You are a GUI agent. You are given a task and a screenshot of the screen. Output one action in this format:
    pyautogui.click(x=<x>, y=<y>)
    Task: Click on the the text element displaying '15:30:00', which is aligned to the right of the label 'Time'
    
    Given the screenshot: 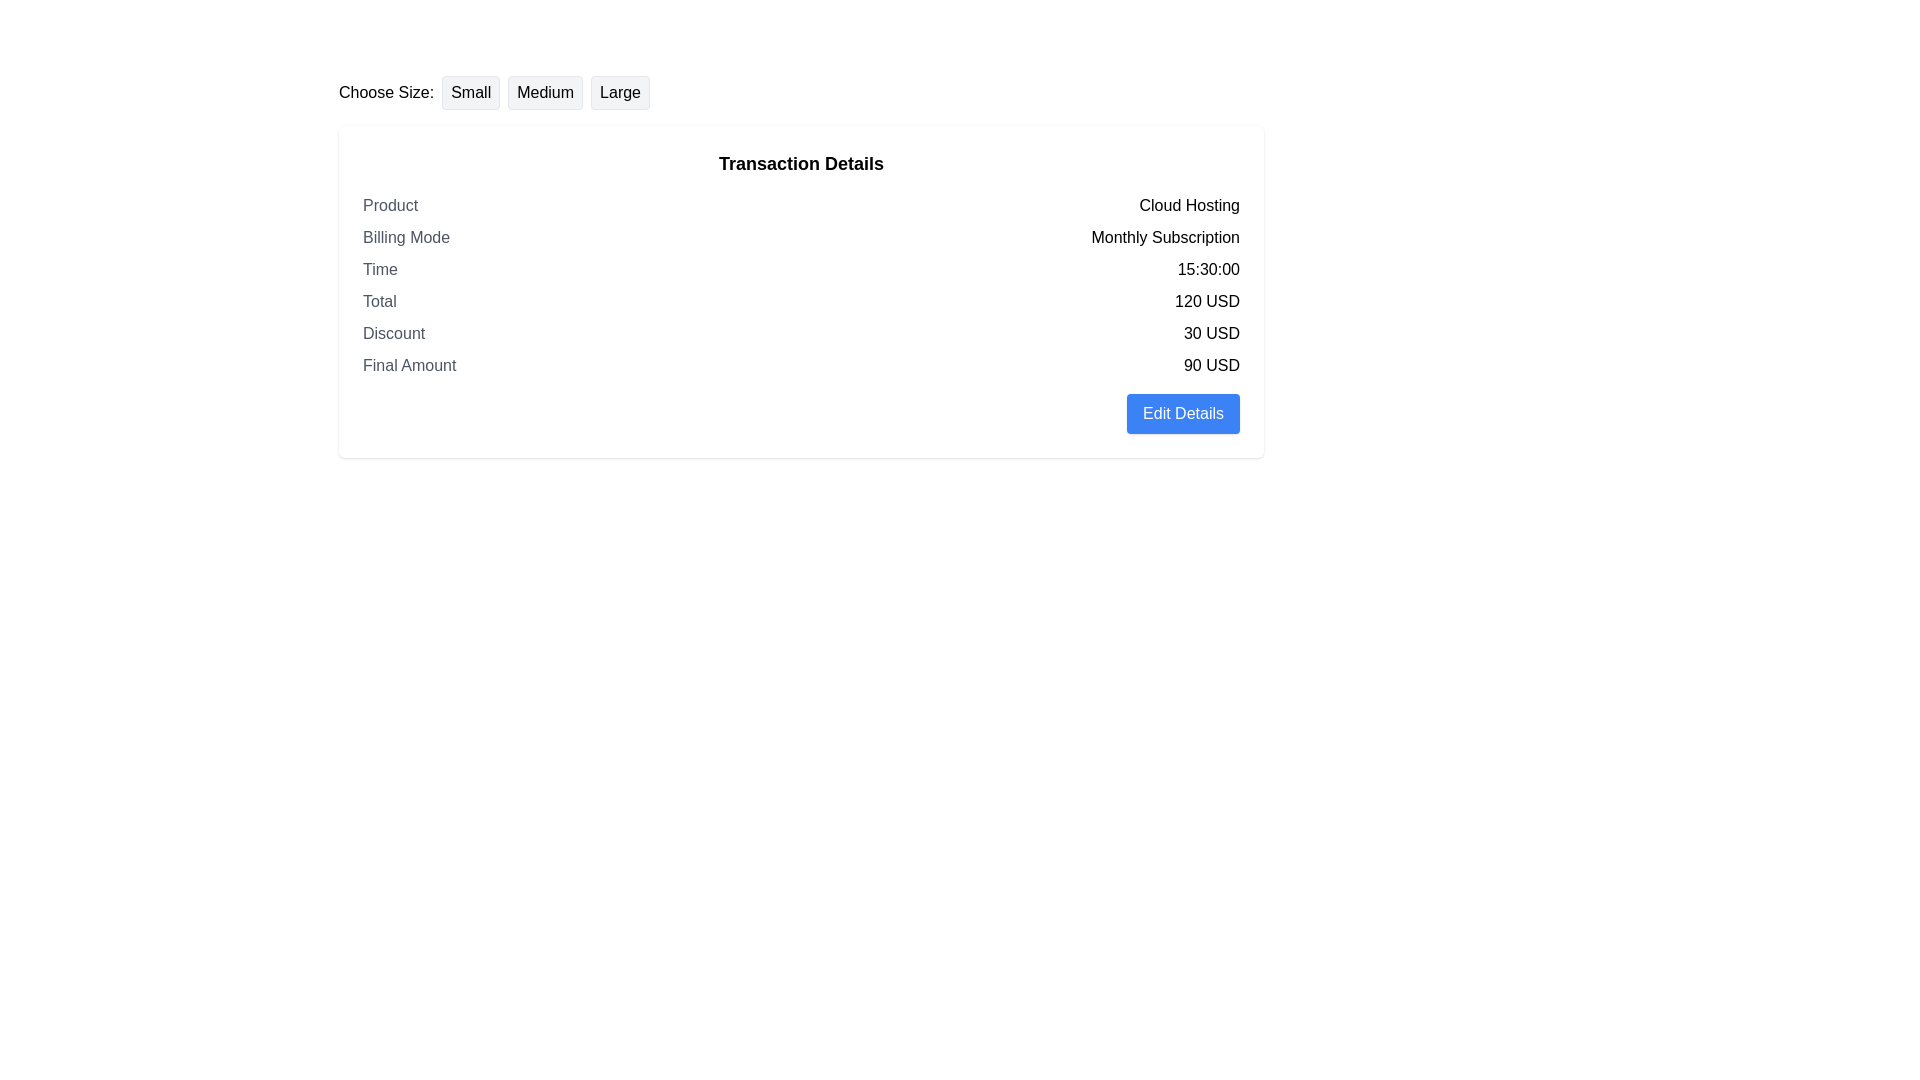 What is the action you would take?
    pyautogui.click(x=1207, y=270)
    